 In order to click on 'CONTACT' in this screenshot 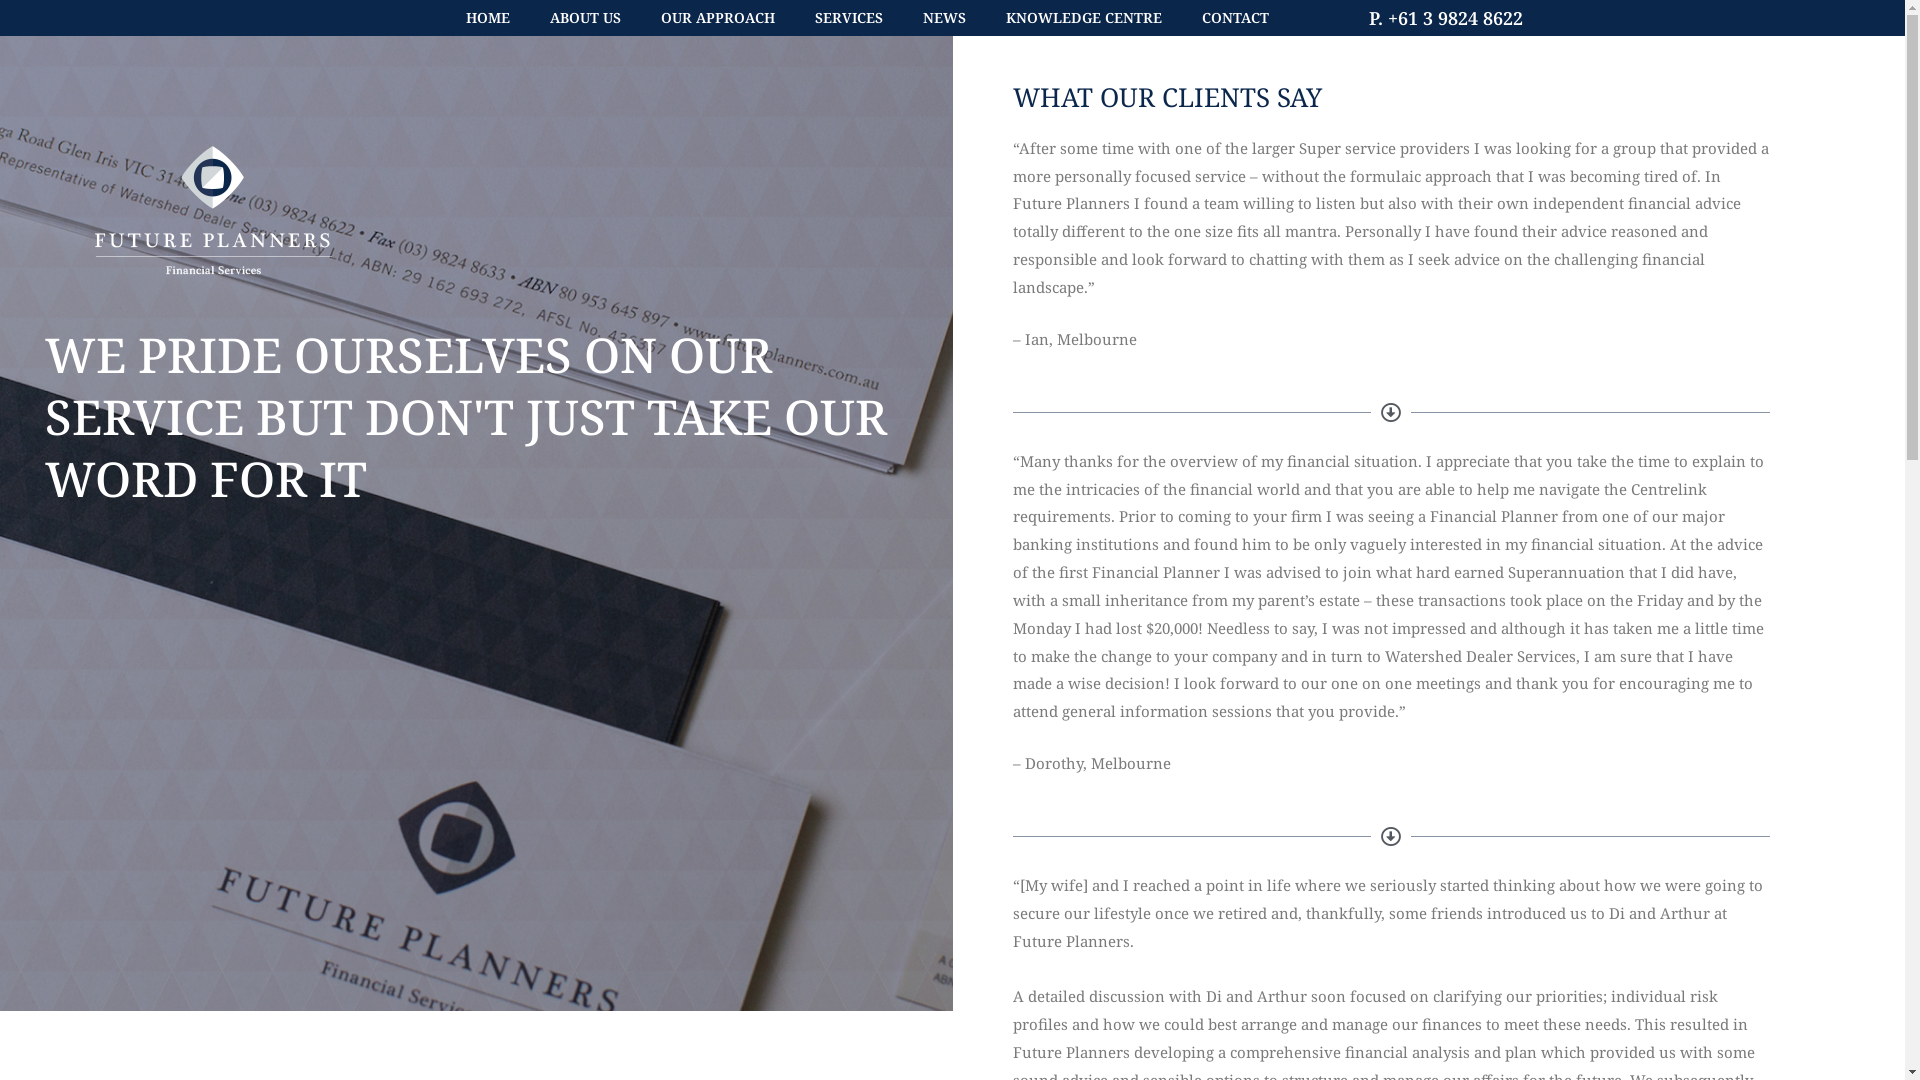, I will do `click(1234, 18)`.